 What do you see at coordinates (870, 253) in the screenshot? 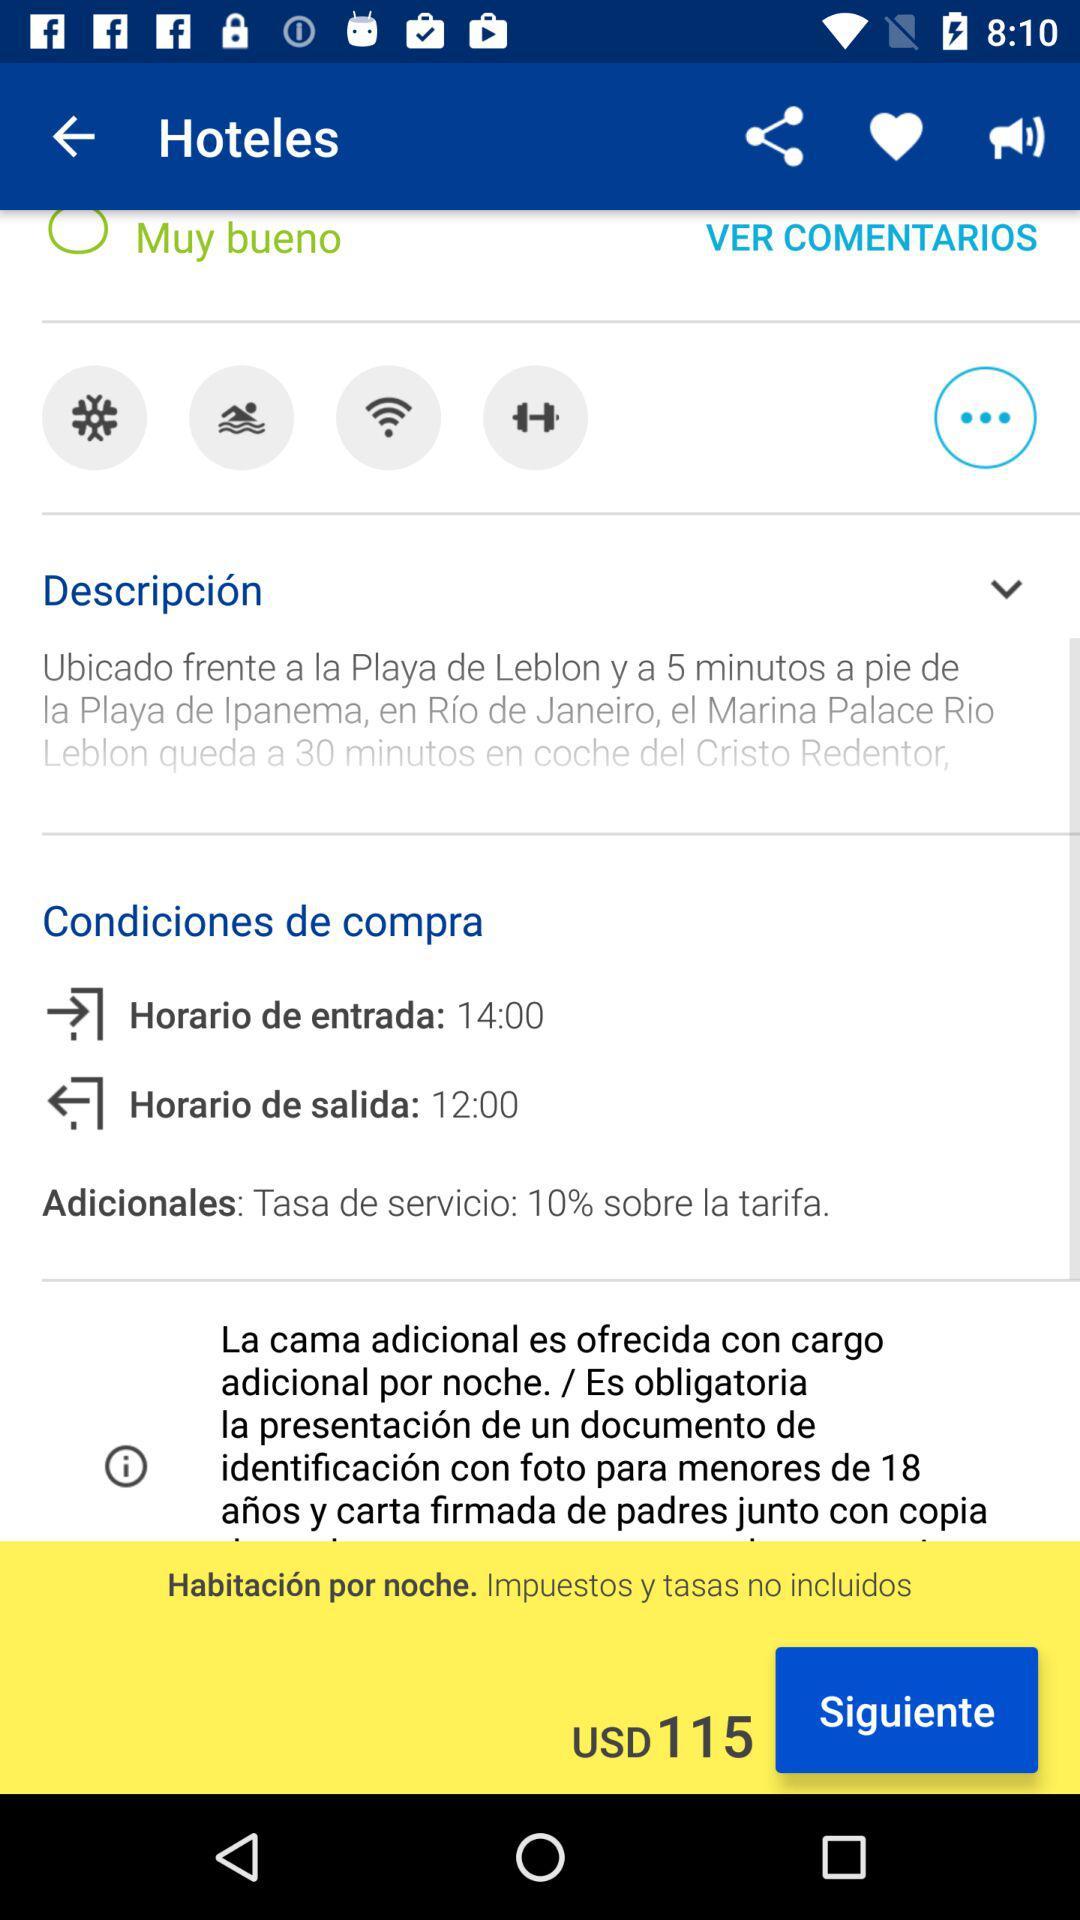
I see `item next to the muy bueno icon` at bounding box center [870, 253].